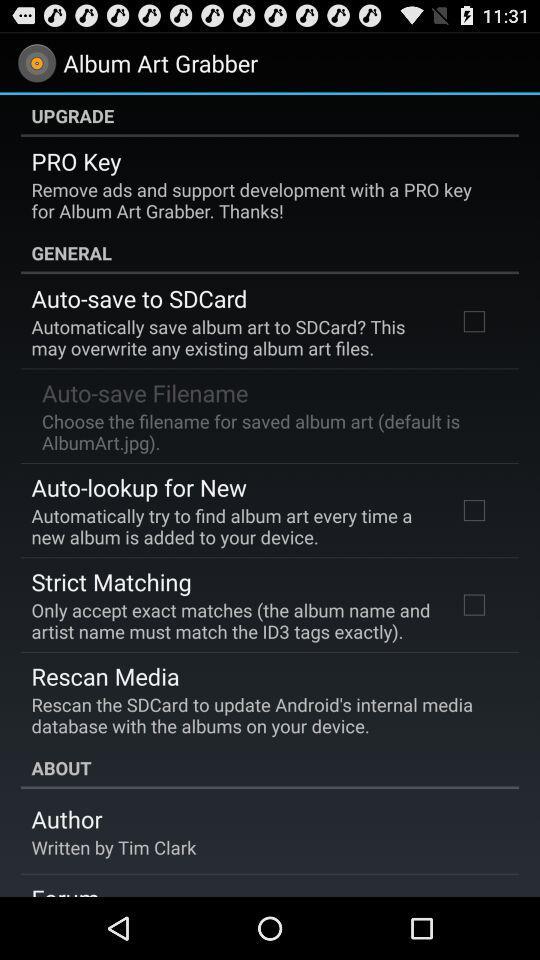  What do you see at coordinates (111, 581) in the screenshot?
I see `item below the automatically try to icon` at bounding box center [111, 581].